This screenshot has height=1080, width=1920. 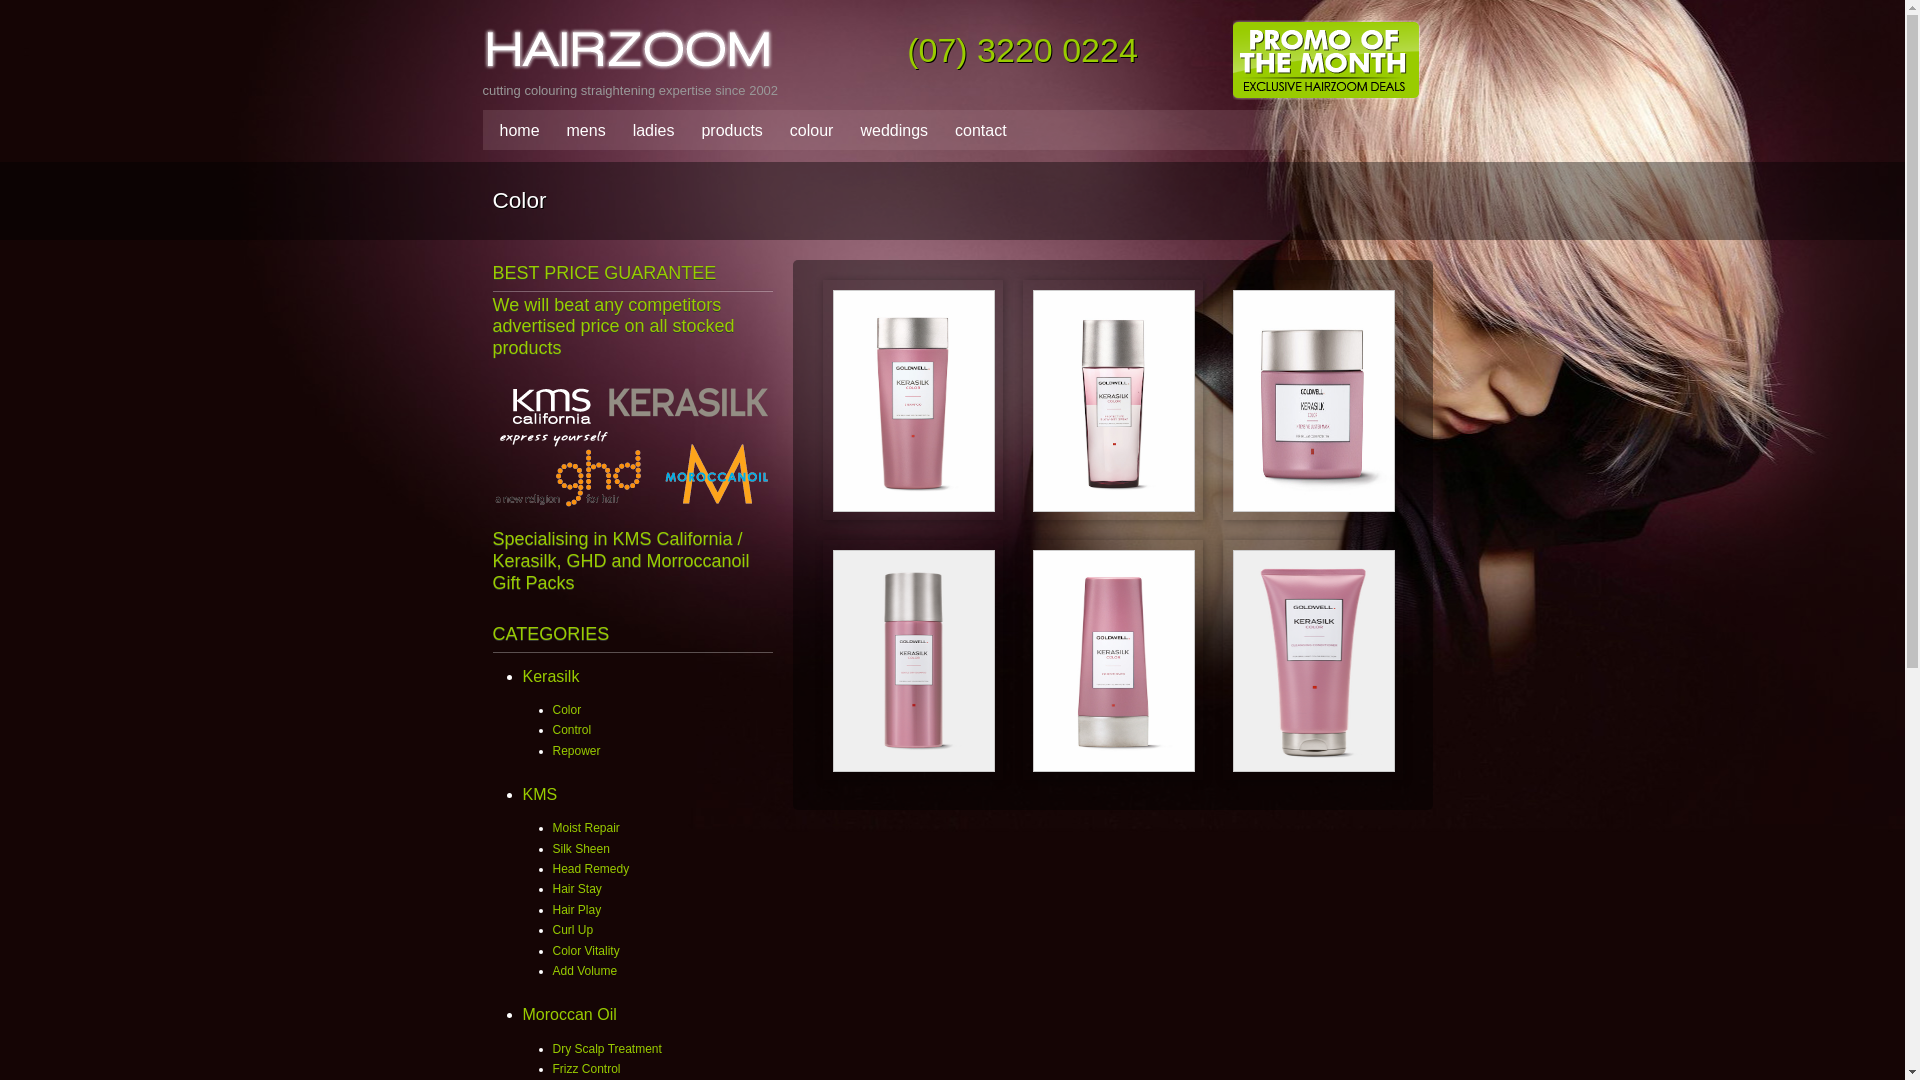 What do you see at coordinates (575, 887) in the screenshot?
I see `'Hair Stay'` at bounding box center [575, 887].